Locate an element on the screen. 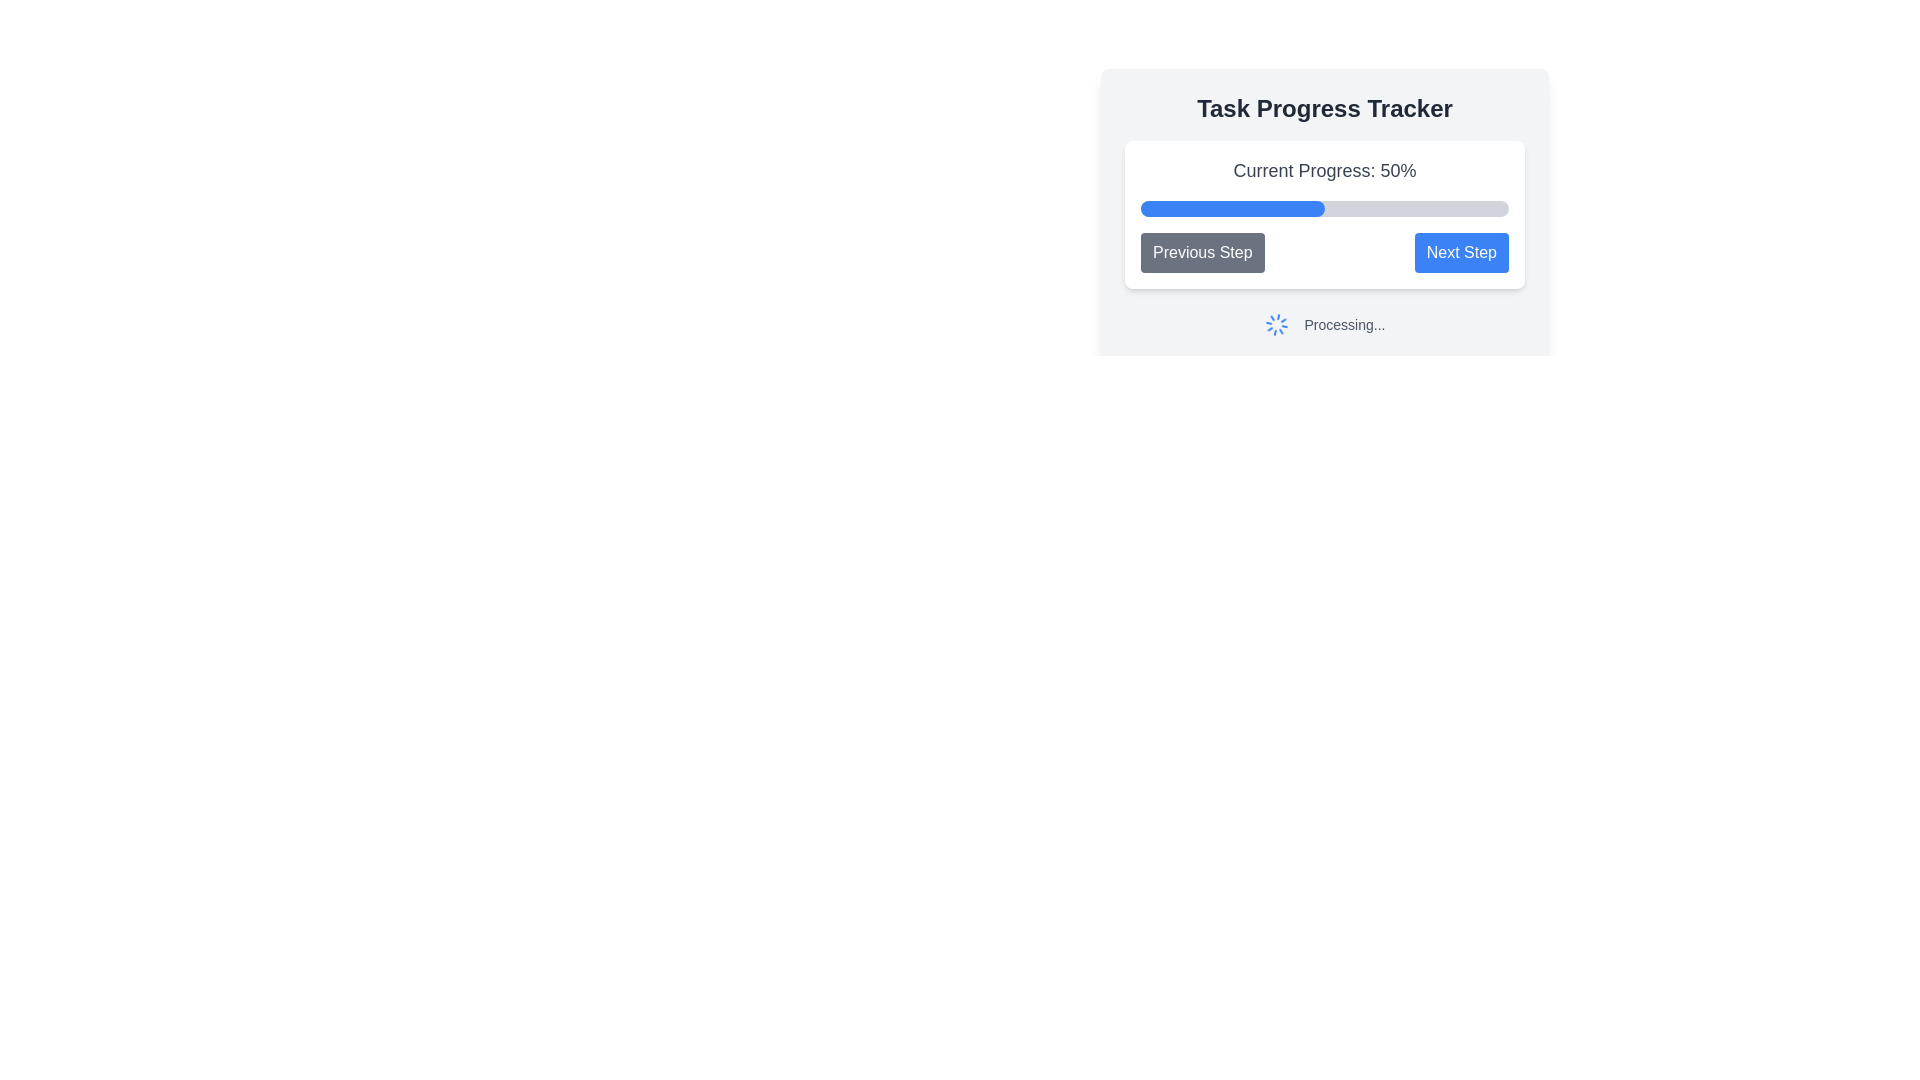 The width and height of the screenshot is (1920, 1080). the 'Next Step' button, which is a rectangular button with white text on a blue background is located at coordinates (1461, 252).